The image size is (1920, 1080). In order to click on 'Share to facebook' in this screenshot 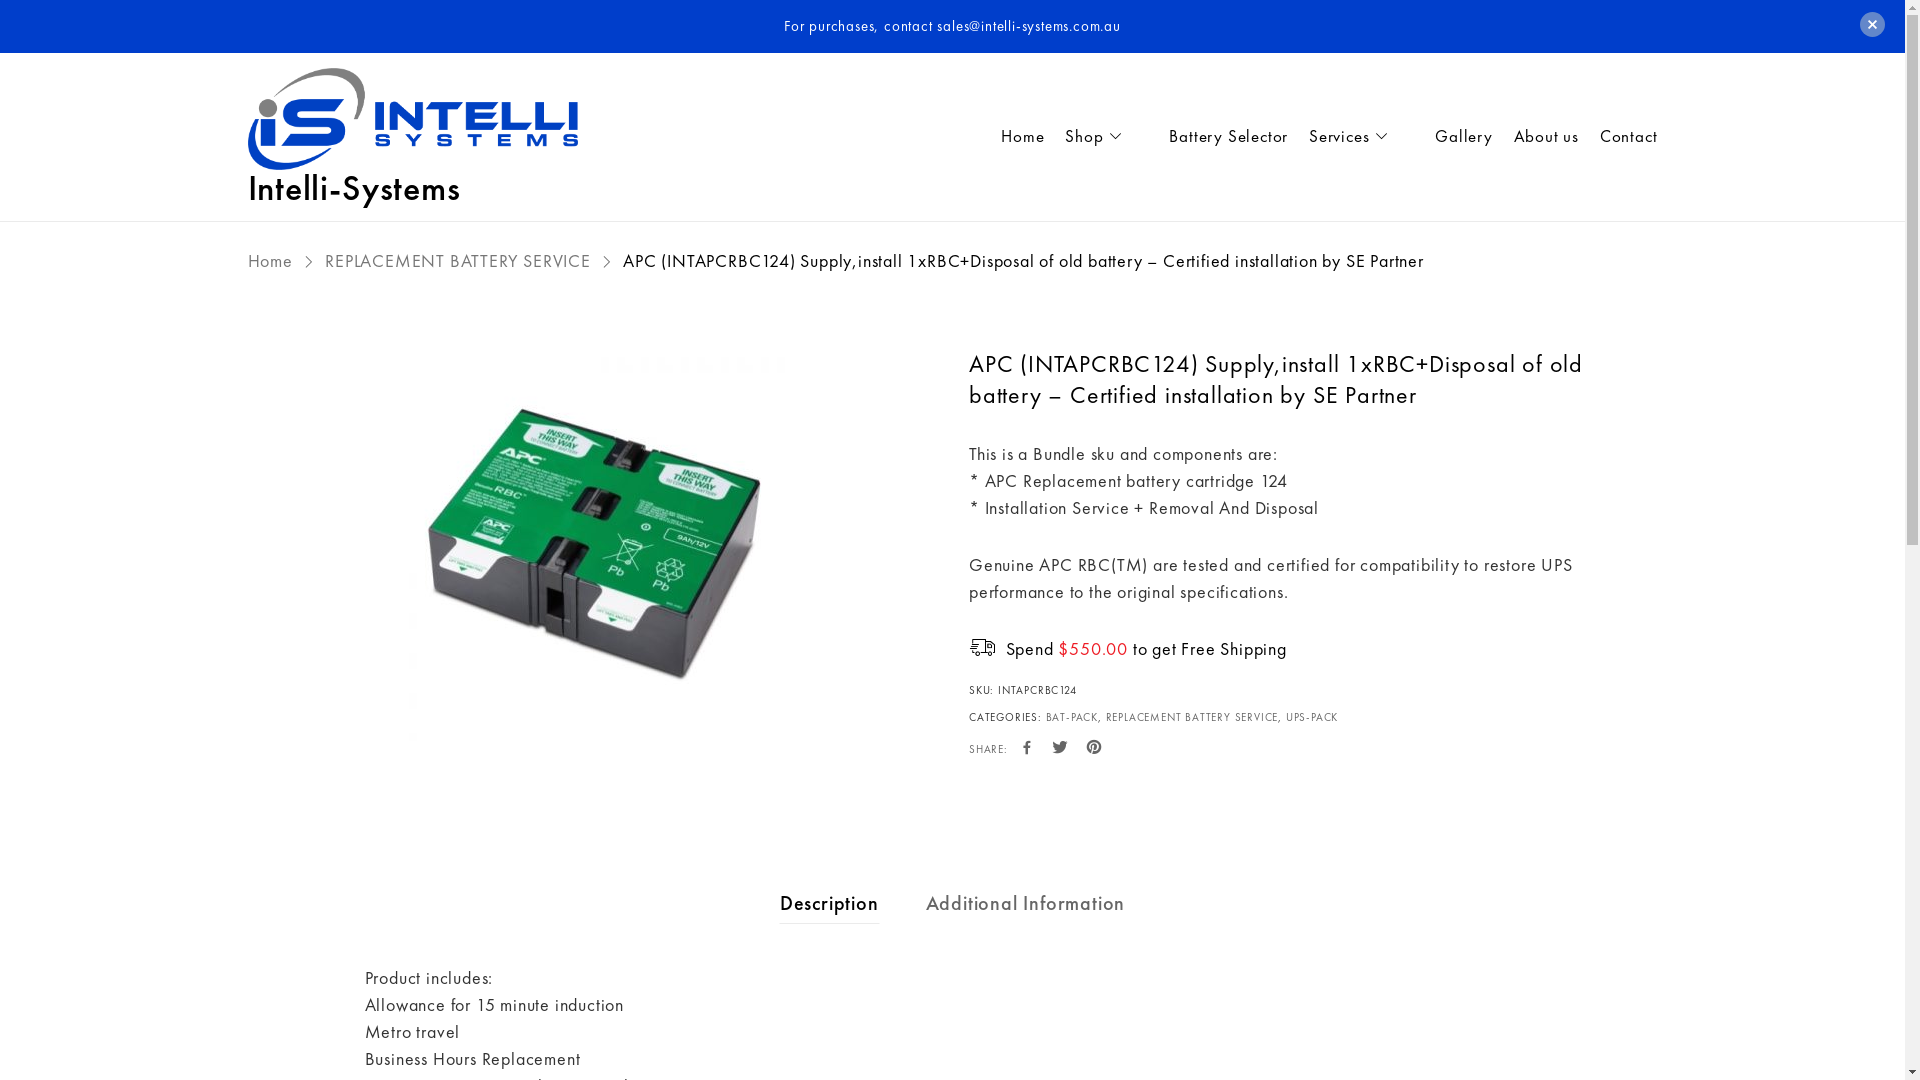, I will do `click(1027, 748)`.